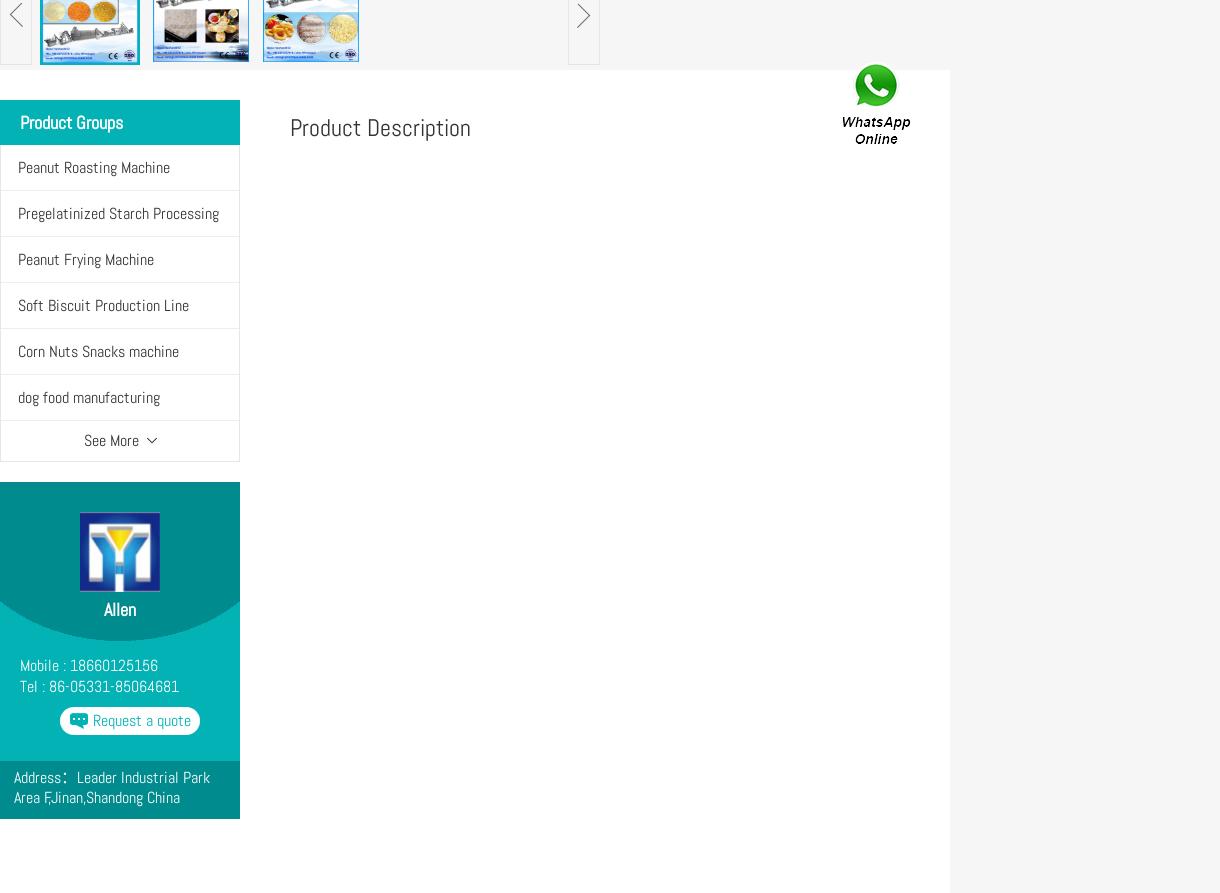  I want to click on 'dog food manufacturing equipment', so click(88, 419).